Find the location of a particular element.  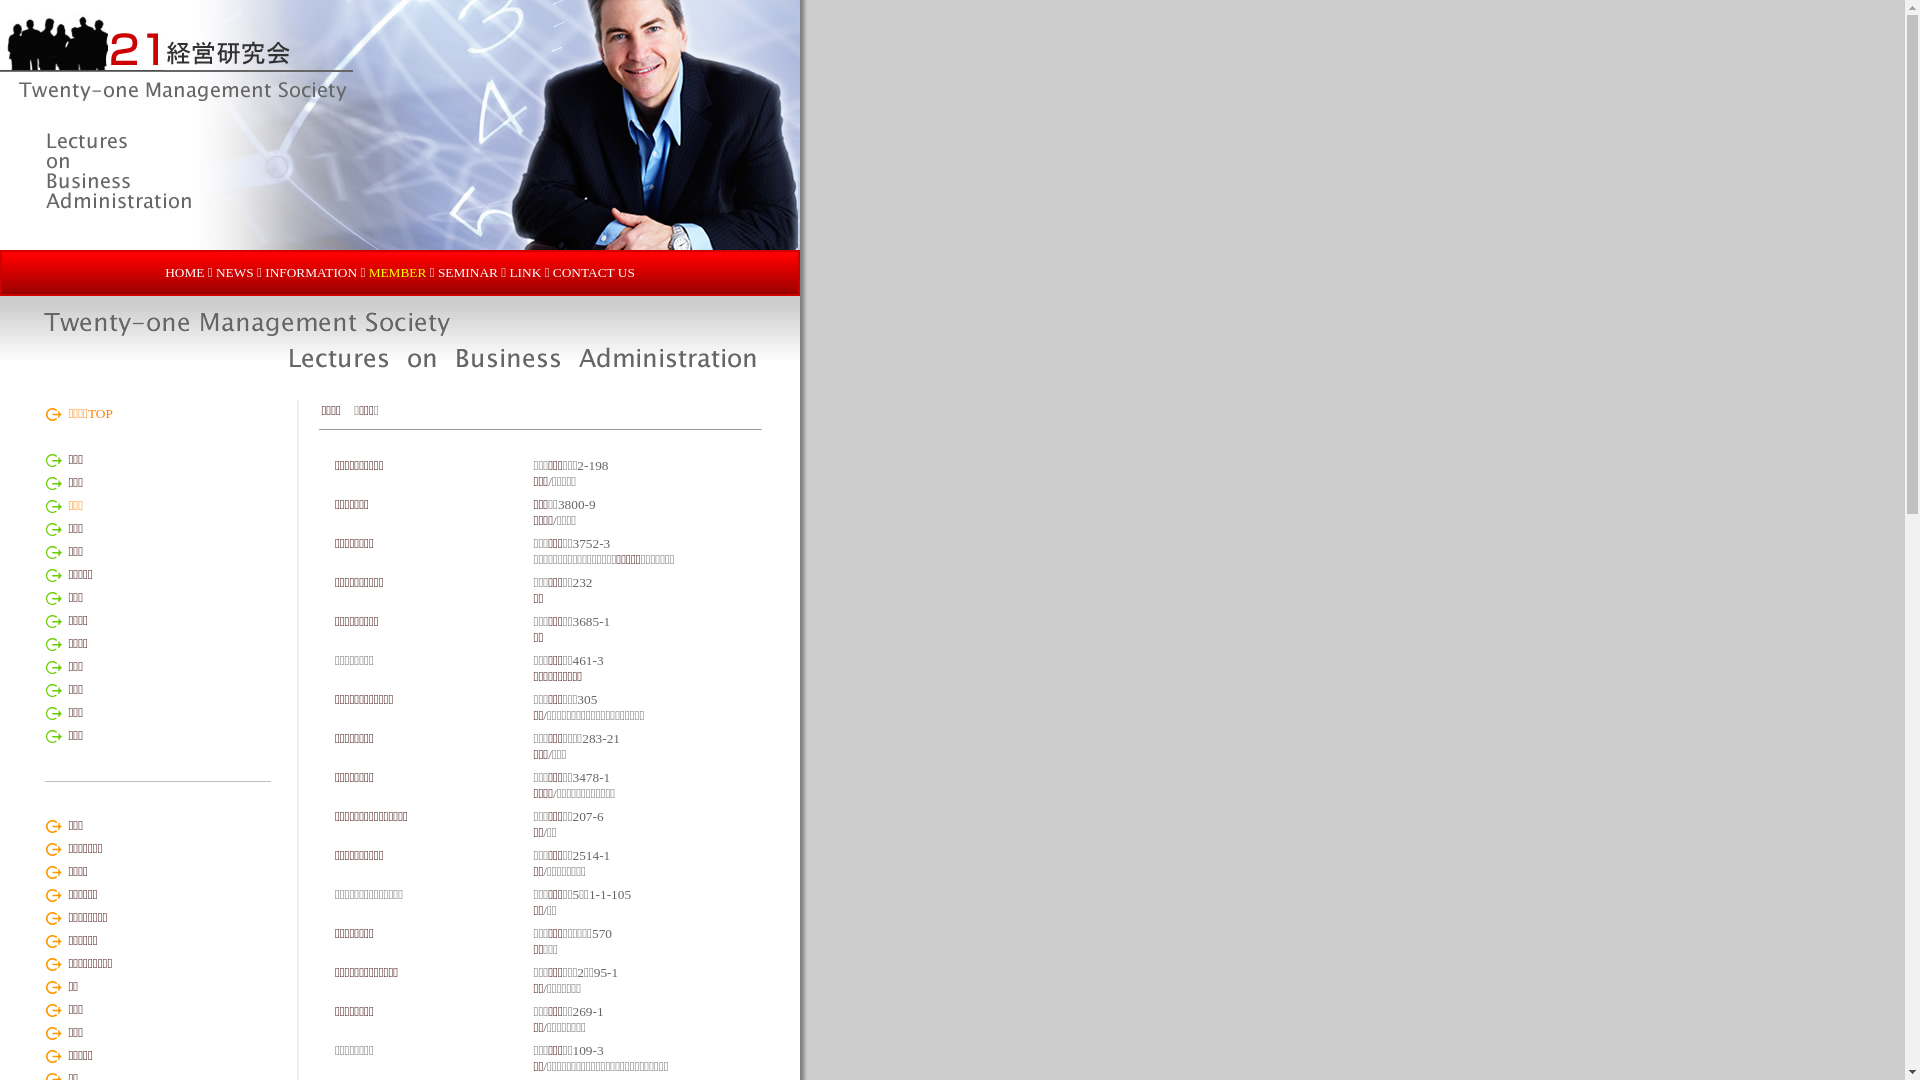

'MEMBER' is located at coordinates (369, 272).